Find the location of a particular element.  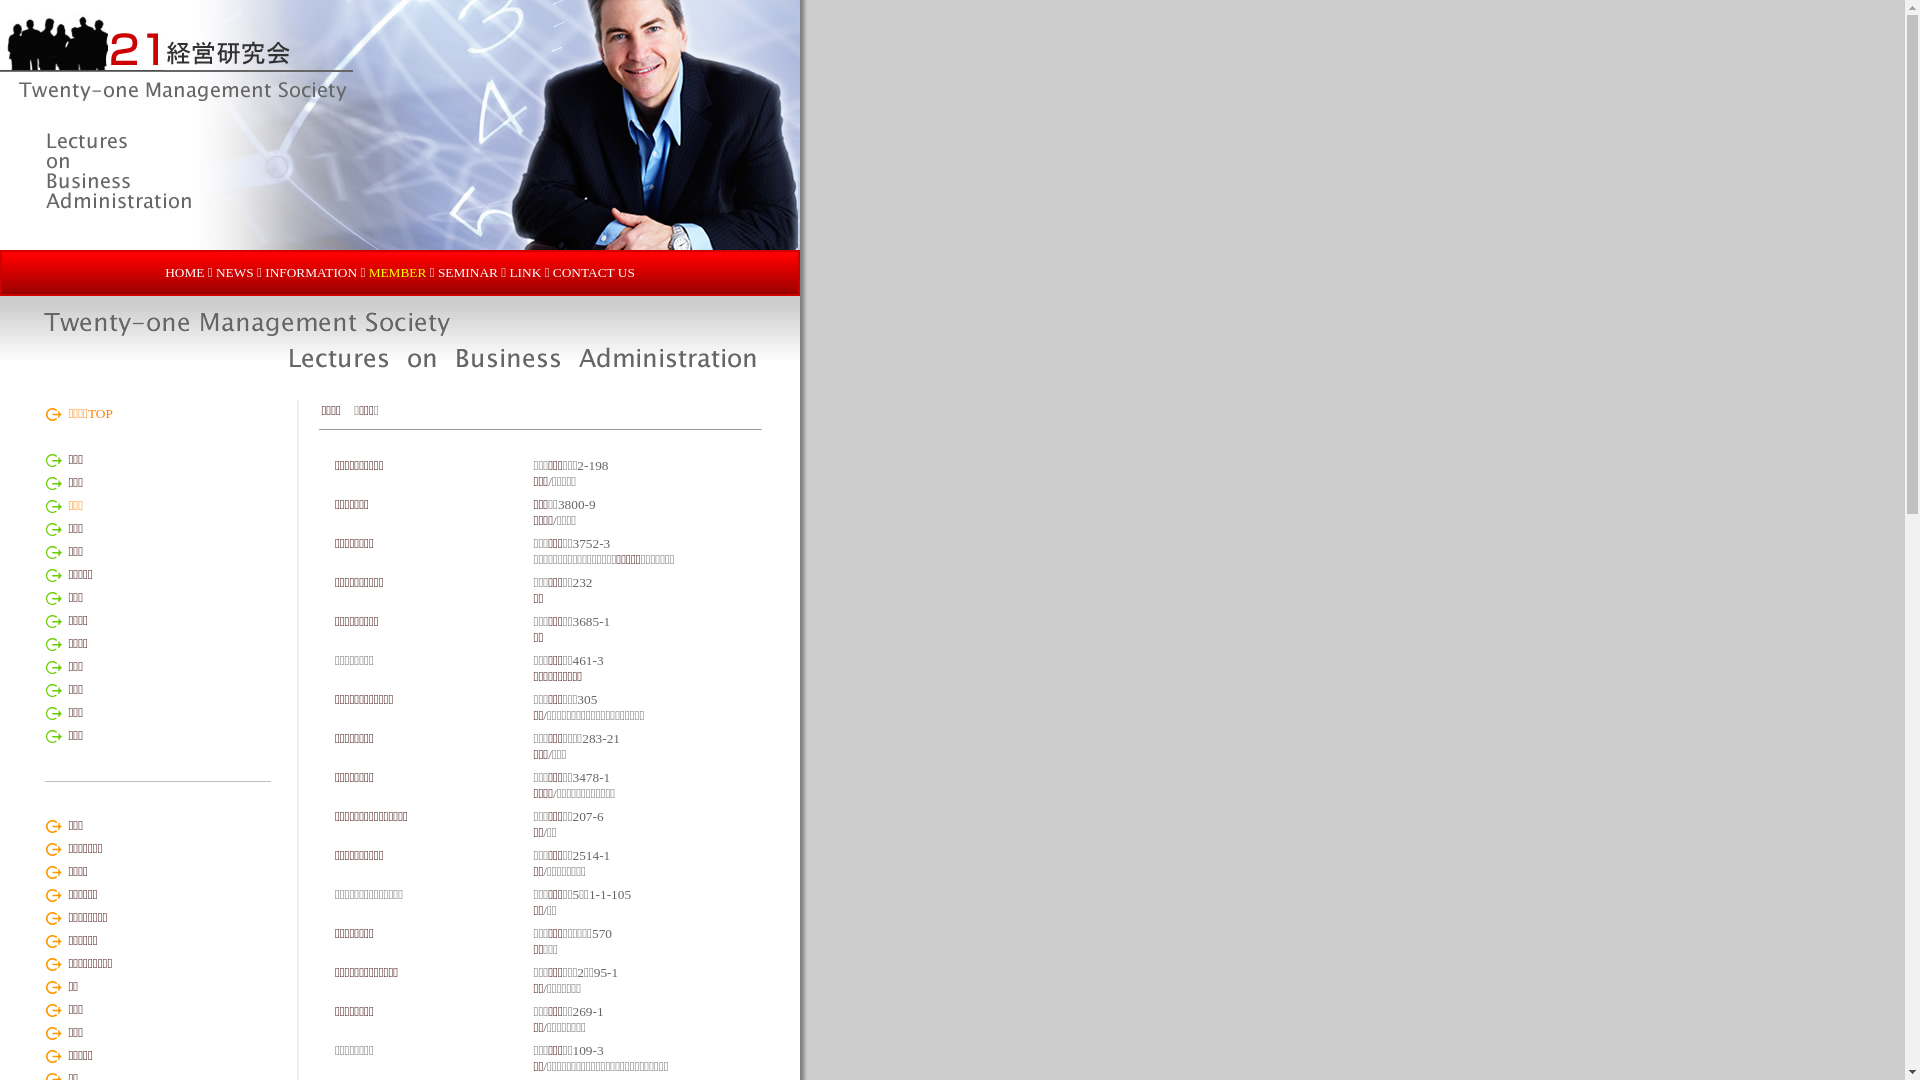

'MEMBER' is located at coordinates (369, 272).